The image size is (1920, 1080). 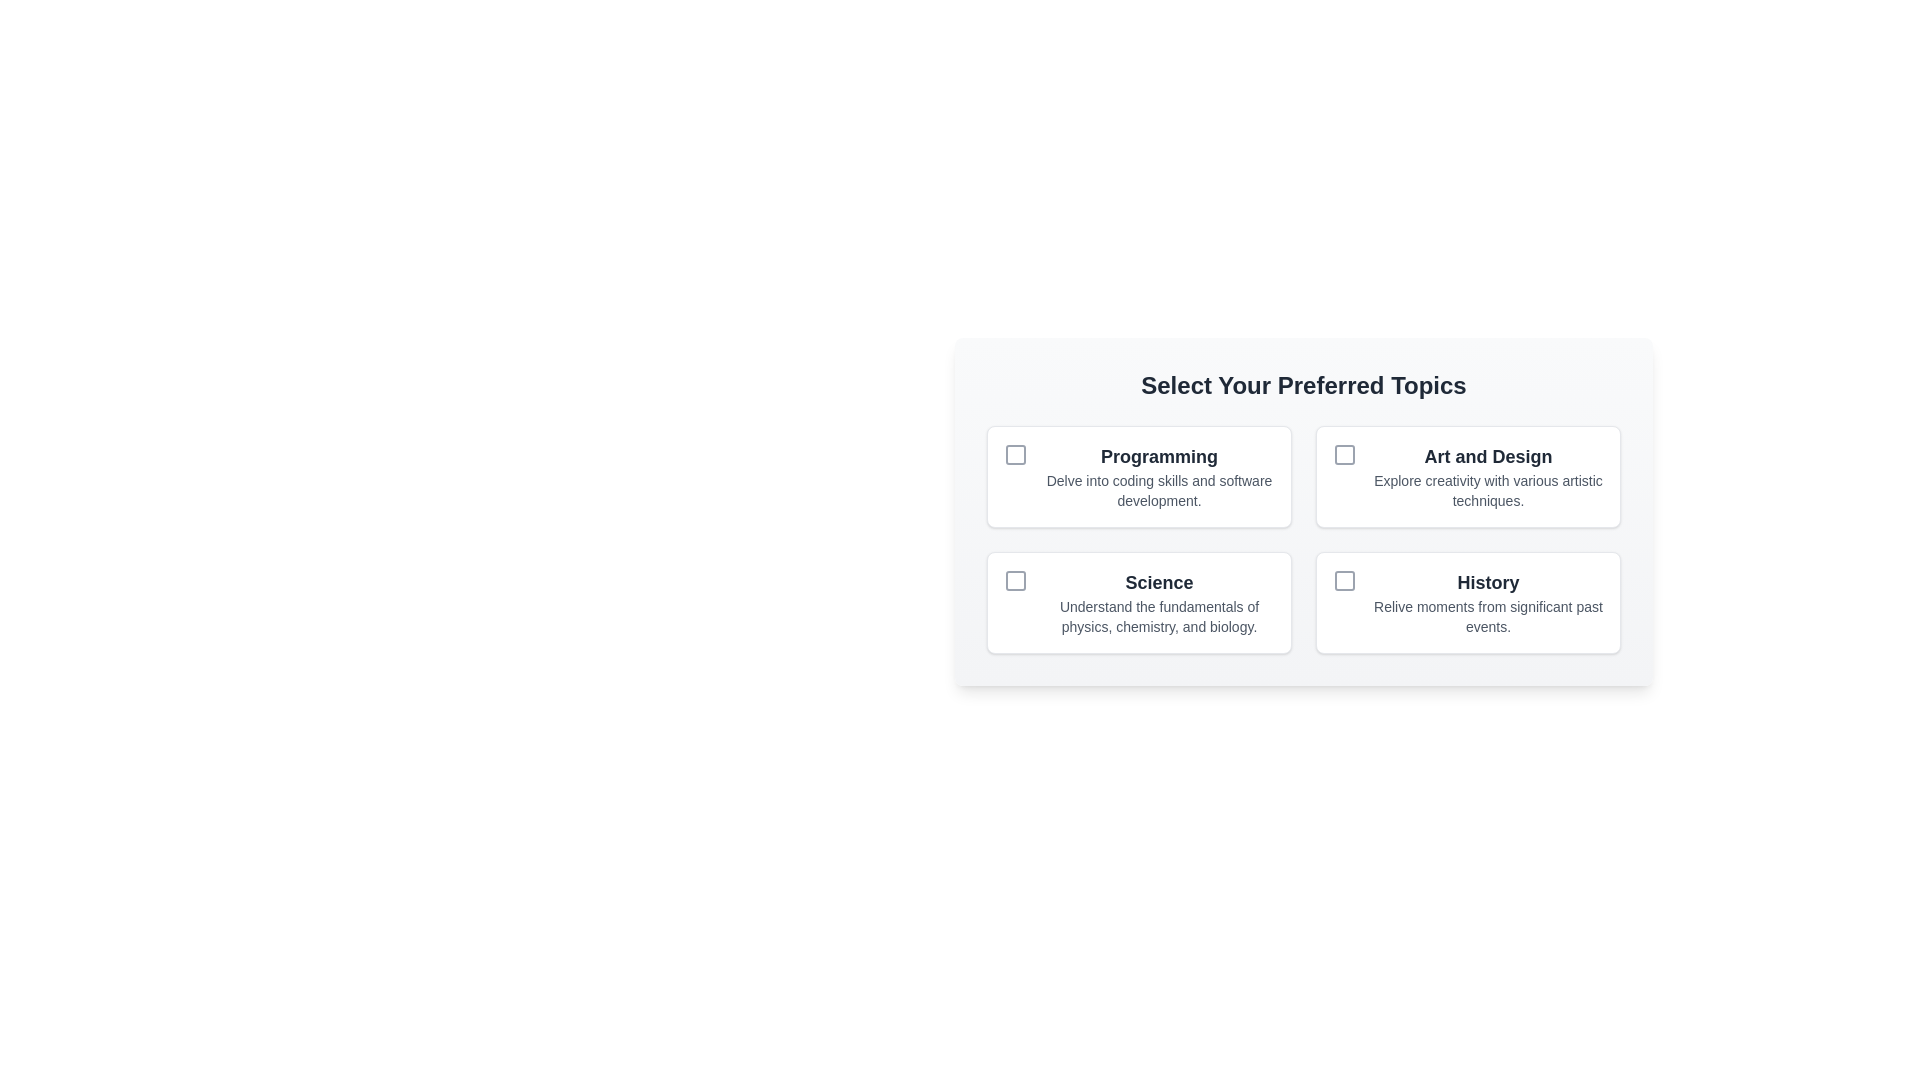 What do you see at coordinates (1344, 455) in the screenshot?
I see `the checkbox` at bounding box center [1344, 455].